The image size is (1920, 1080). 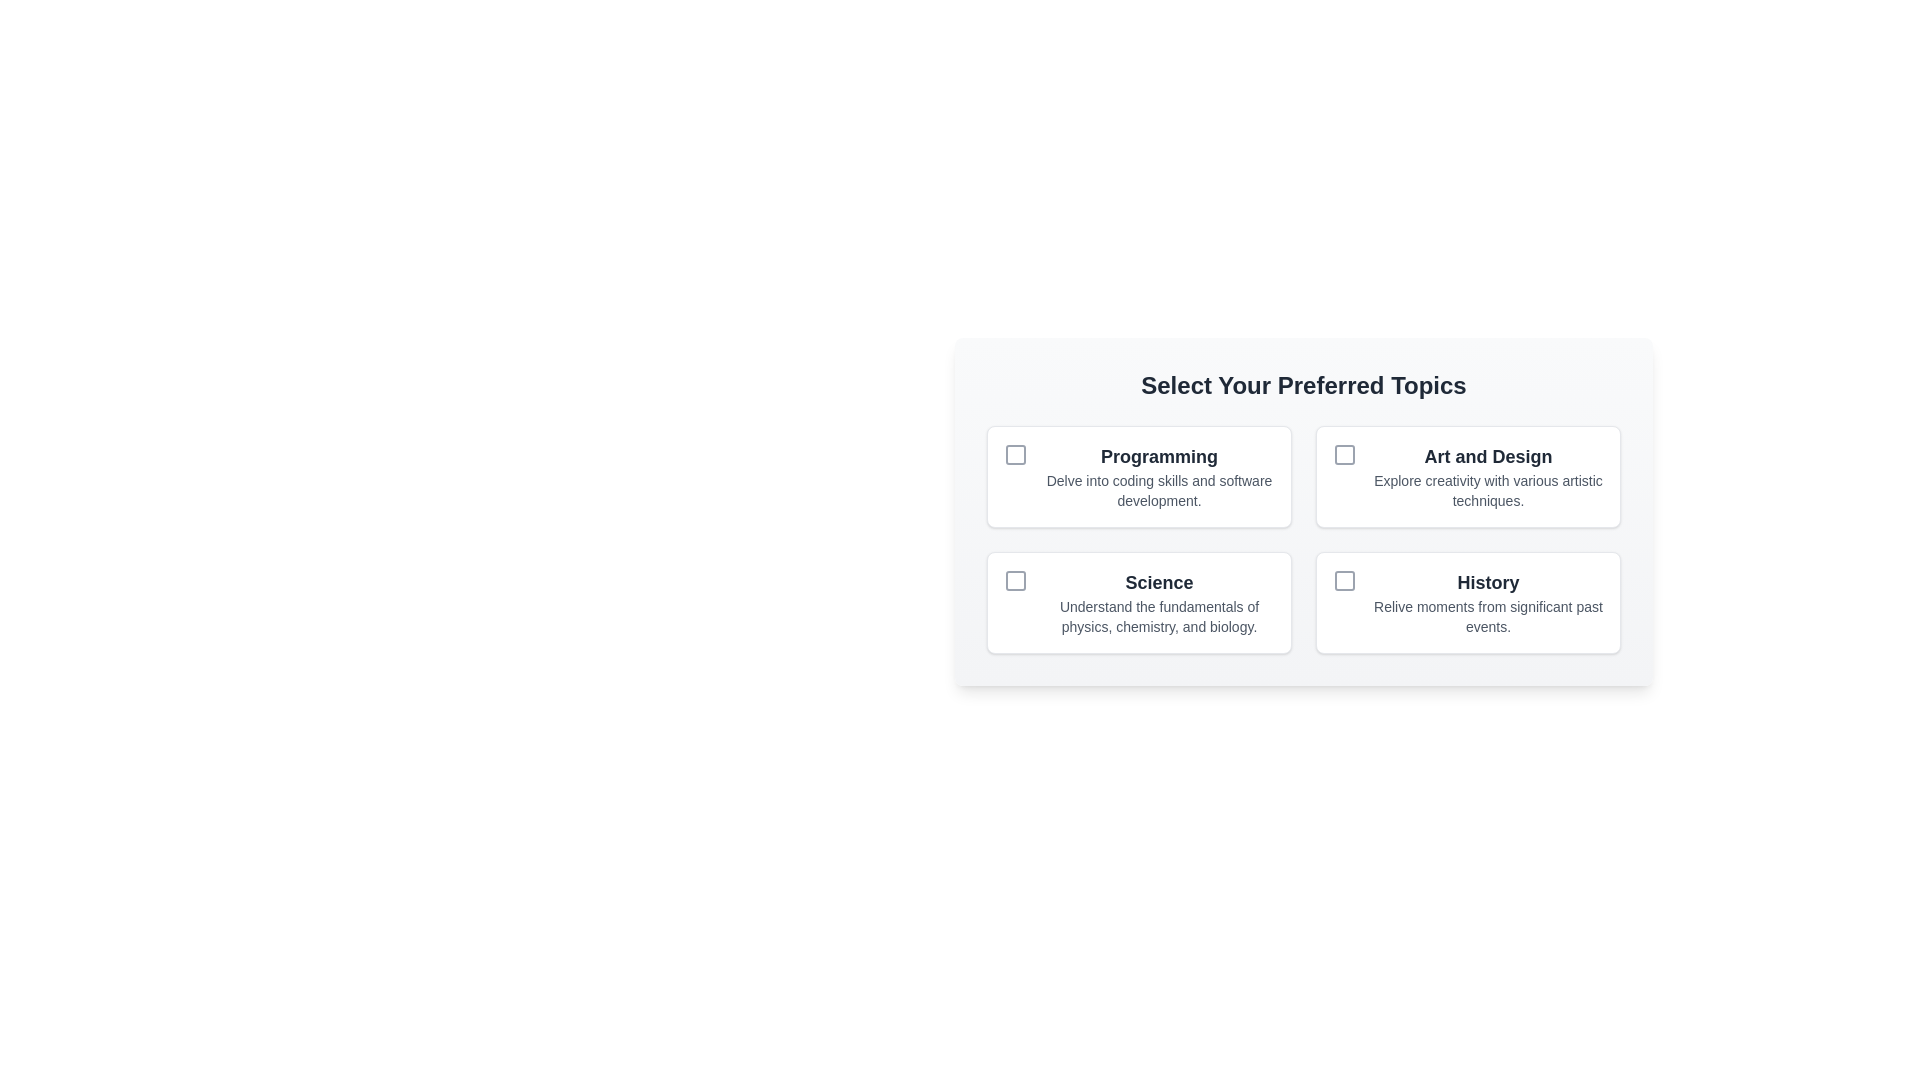 What do you see at coordinates (1344, 455) in the screenshot?
I see `the checkbox` at bounding box center [1344, 455].